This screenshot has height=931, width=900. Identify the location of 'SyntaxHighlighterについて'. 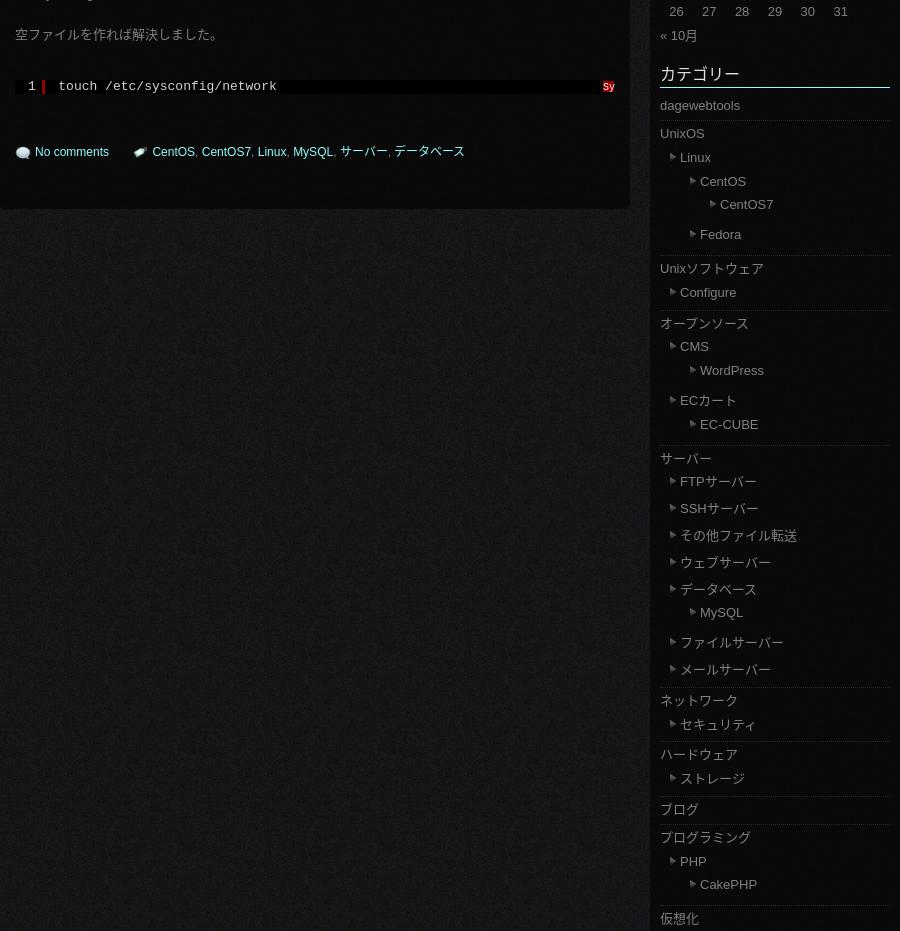
(674, 86).